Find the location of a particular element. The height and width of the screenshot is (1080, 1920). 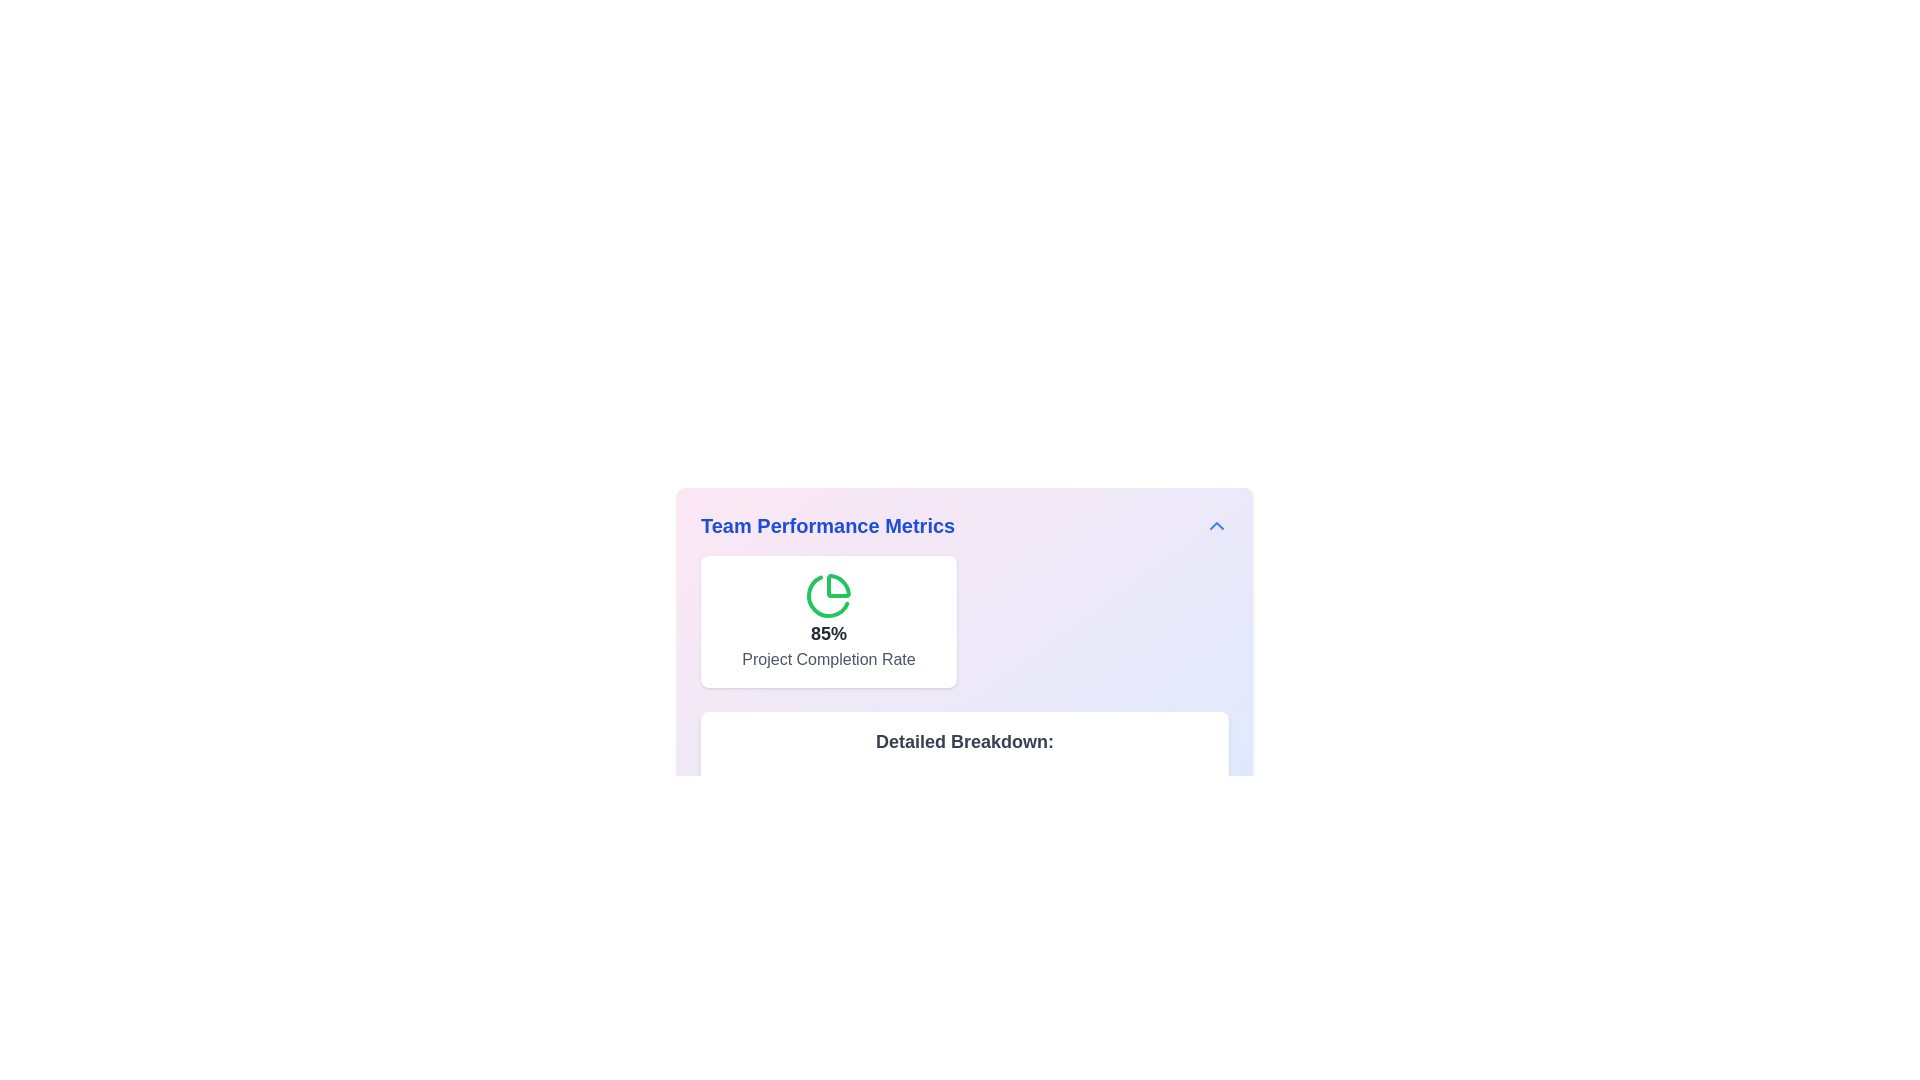

the pie chart icon with a green outline located in the top center area of the 'Team Performance Metrics' card, positioned directly above the '85%' text is located at coordinates (829, 595).